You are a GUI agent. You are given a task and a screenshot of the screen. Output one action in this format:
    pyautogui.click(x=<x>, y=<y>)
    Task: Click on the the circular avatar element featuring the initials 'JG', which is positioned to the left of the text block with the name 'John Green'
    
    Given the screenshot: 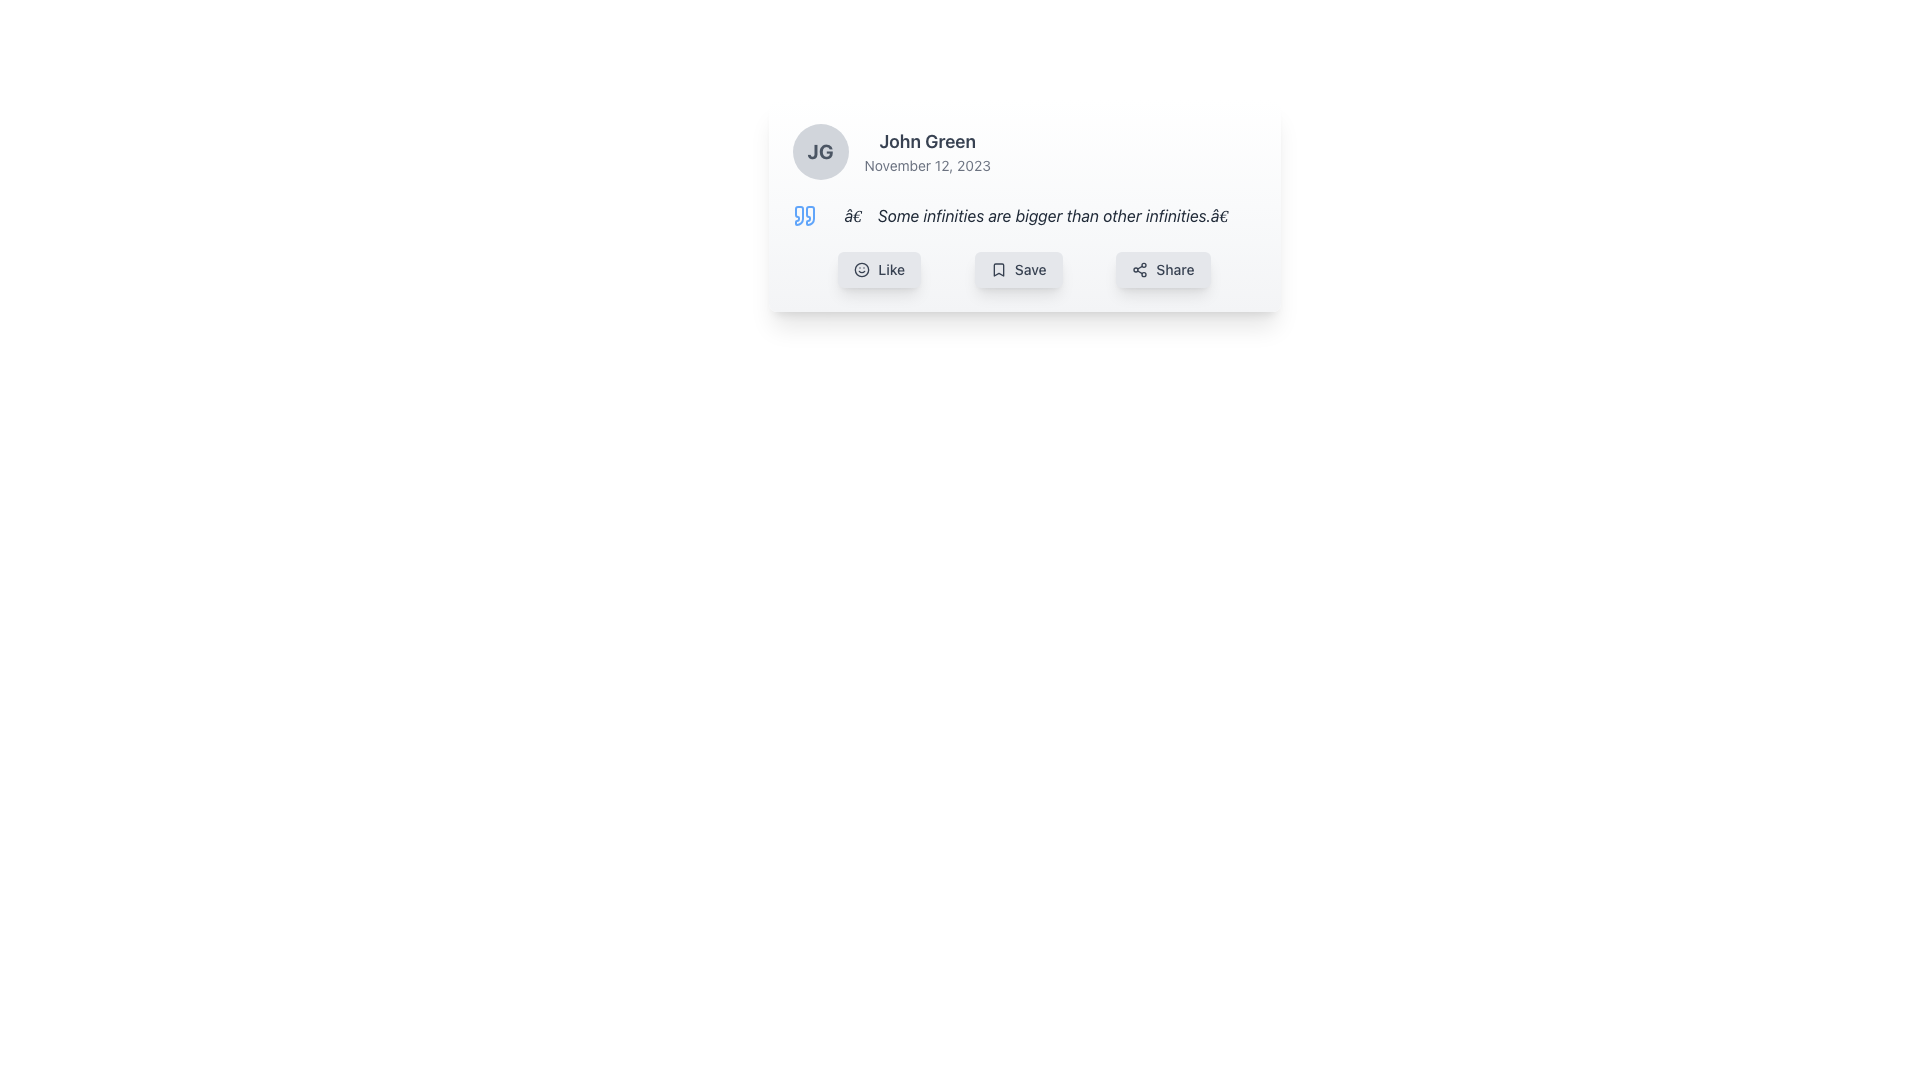 What is the action you would take?
    pyautogui.click(x=820, y=150)
    